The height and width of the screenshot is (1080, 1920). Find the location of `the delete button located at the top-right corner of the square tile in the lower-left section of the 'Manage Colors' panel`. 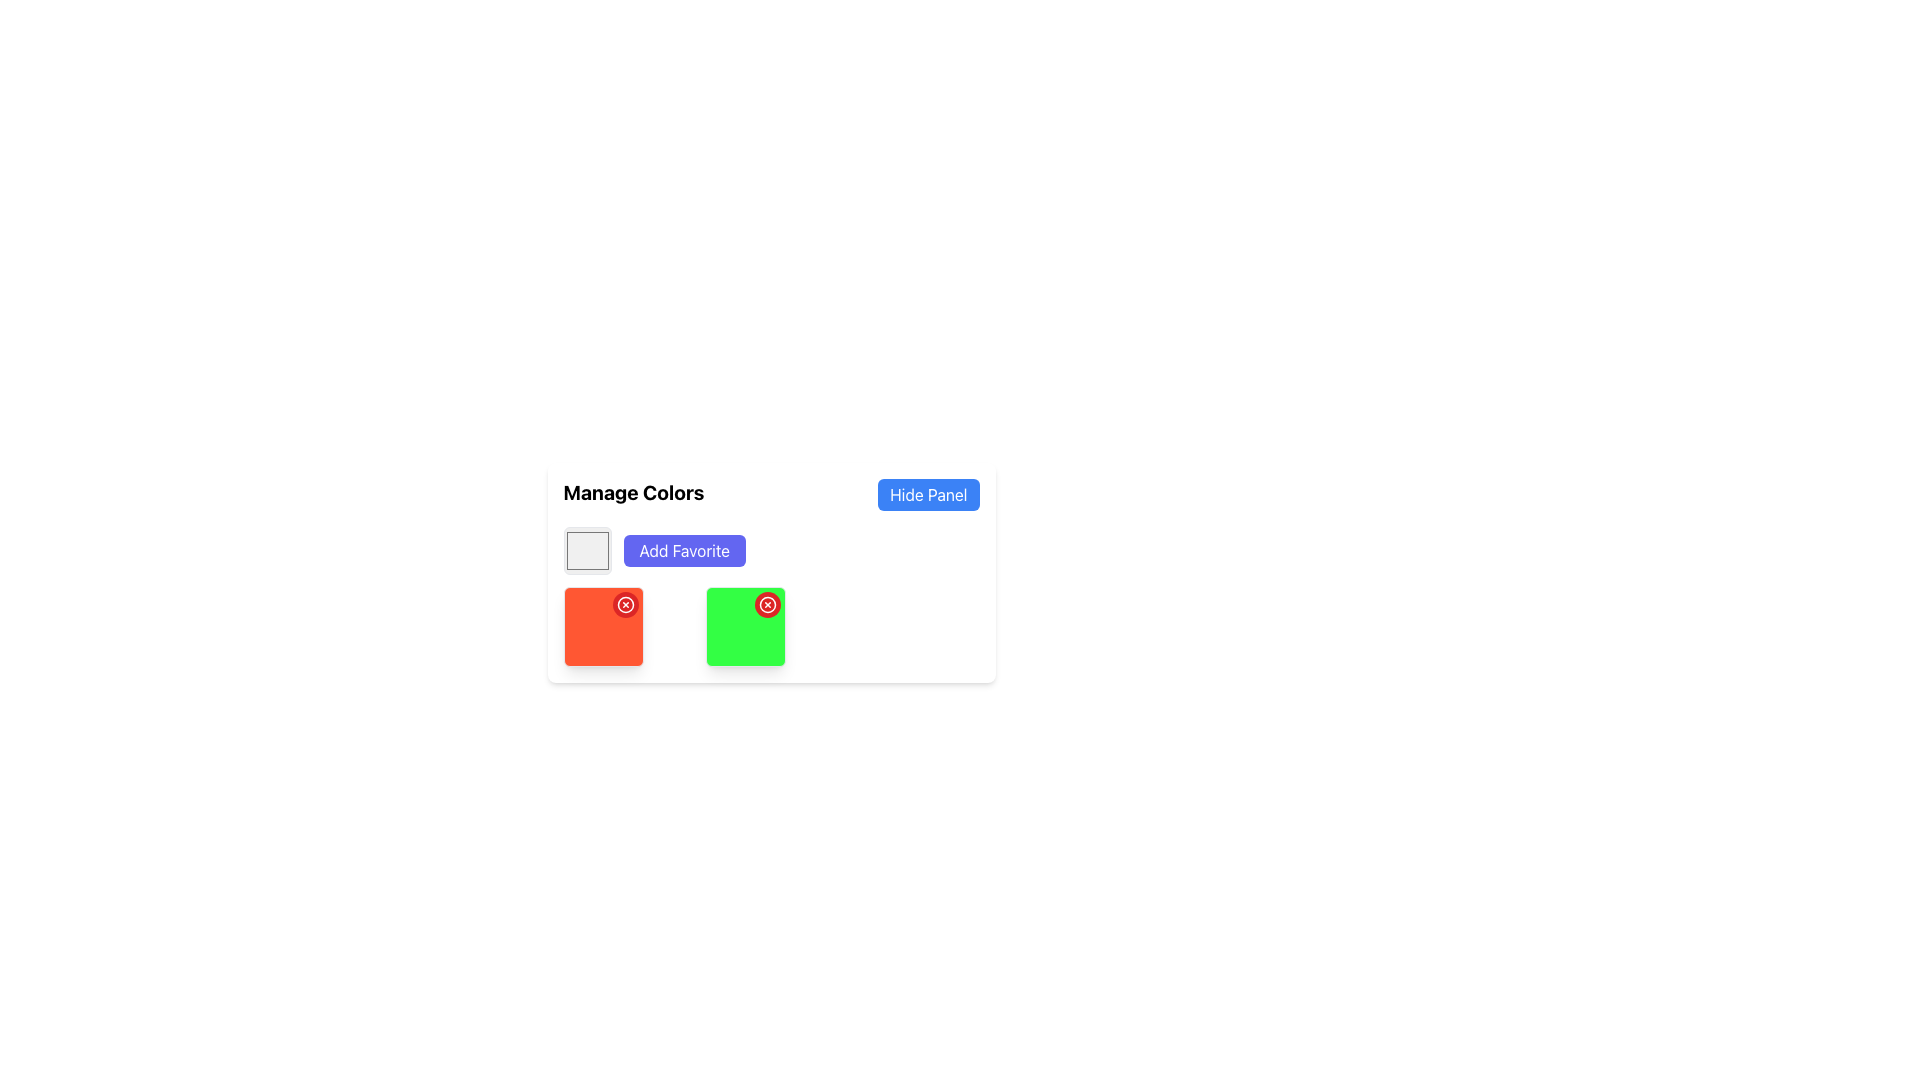

the delete button located at the top-right corner of the square tile in the lower-left section of the 'Manage Colors' panel is located at coordinates (624, 604).